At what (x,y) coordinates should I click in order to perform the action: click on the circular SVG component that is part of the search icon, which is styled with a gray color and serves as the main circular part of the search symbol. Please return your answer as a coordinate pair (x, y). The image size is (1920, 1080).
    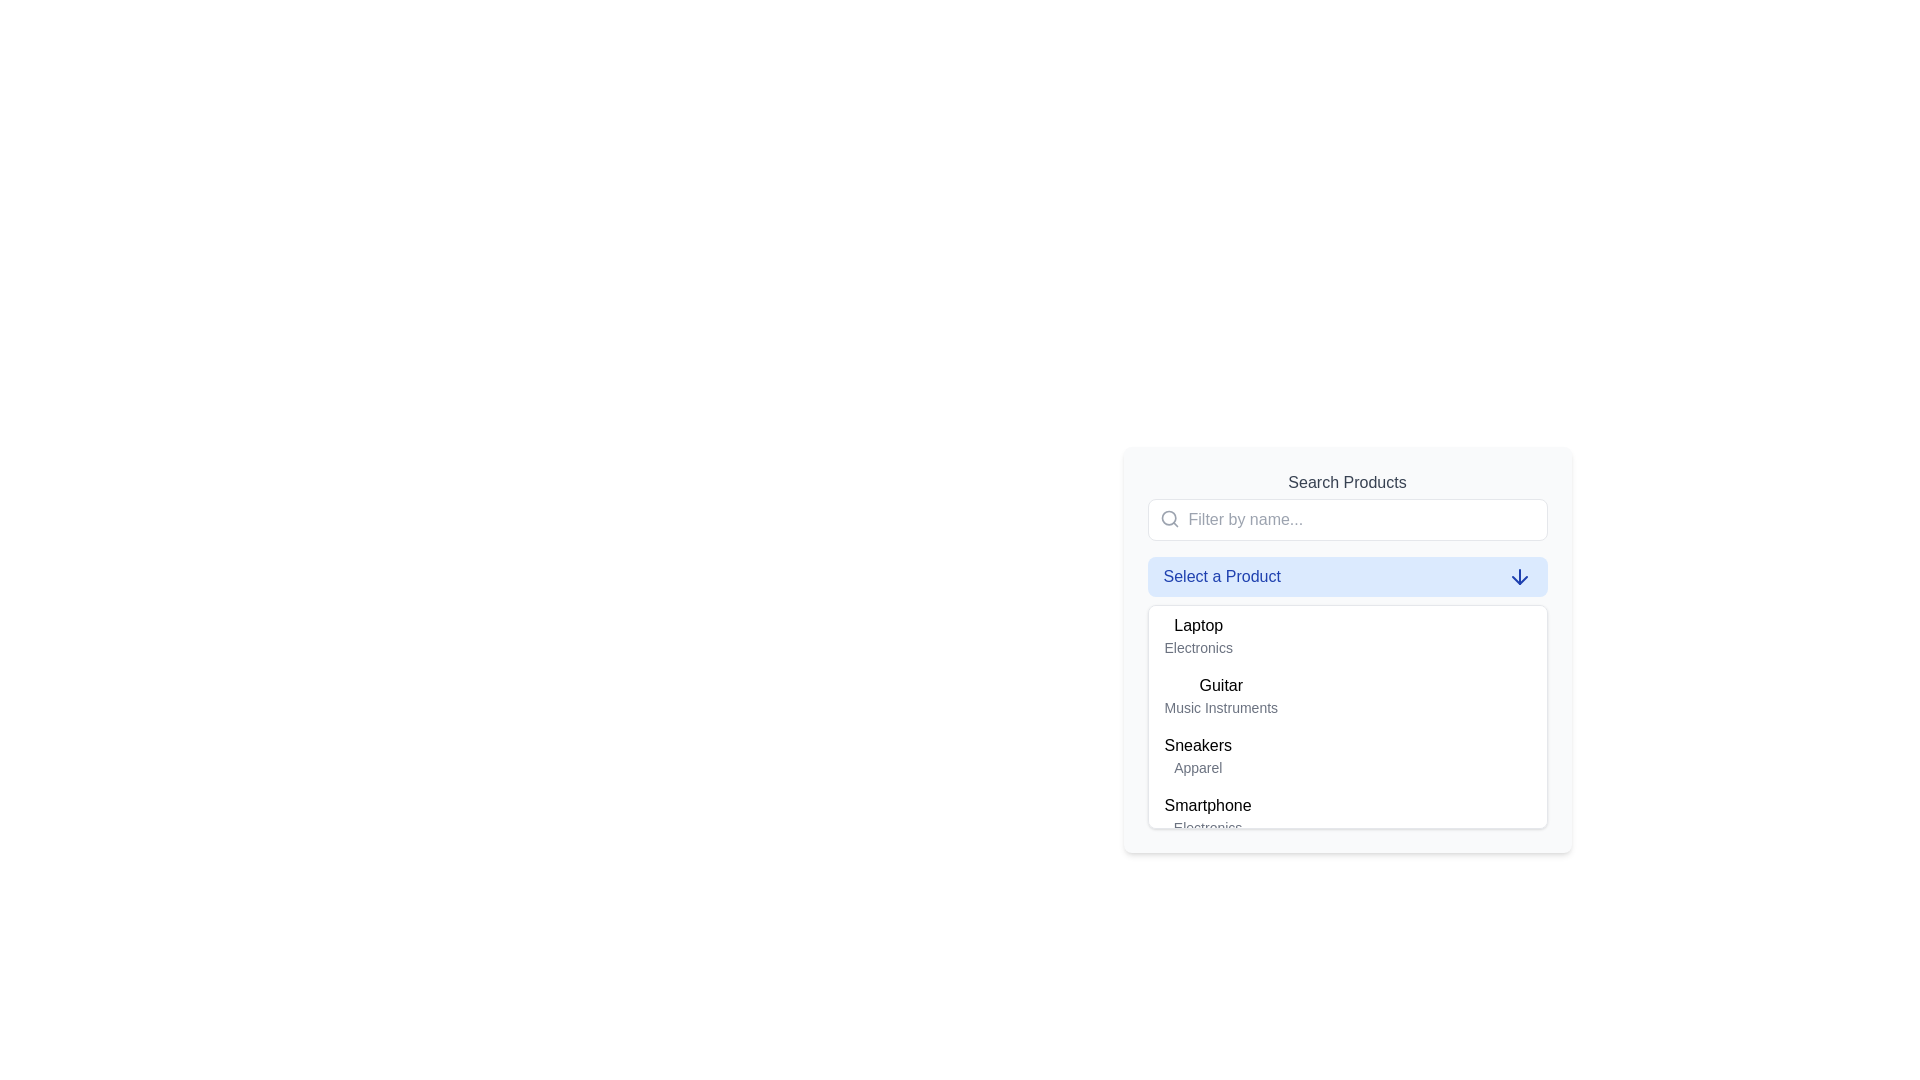
    Looking at the image, I should click on (1168, 517).